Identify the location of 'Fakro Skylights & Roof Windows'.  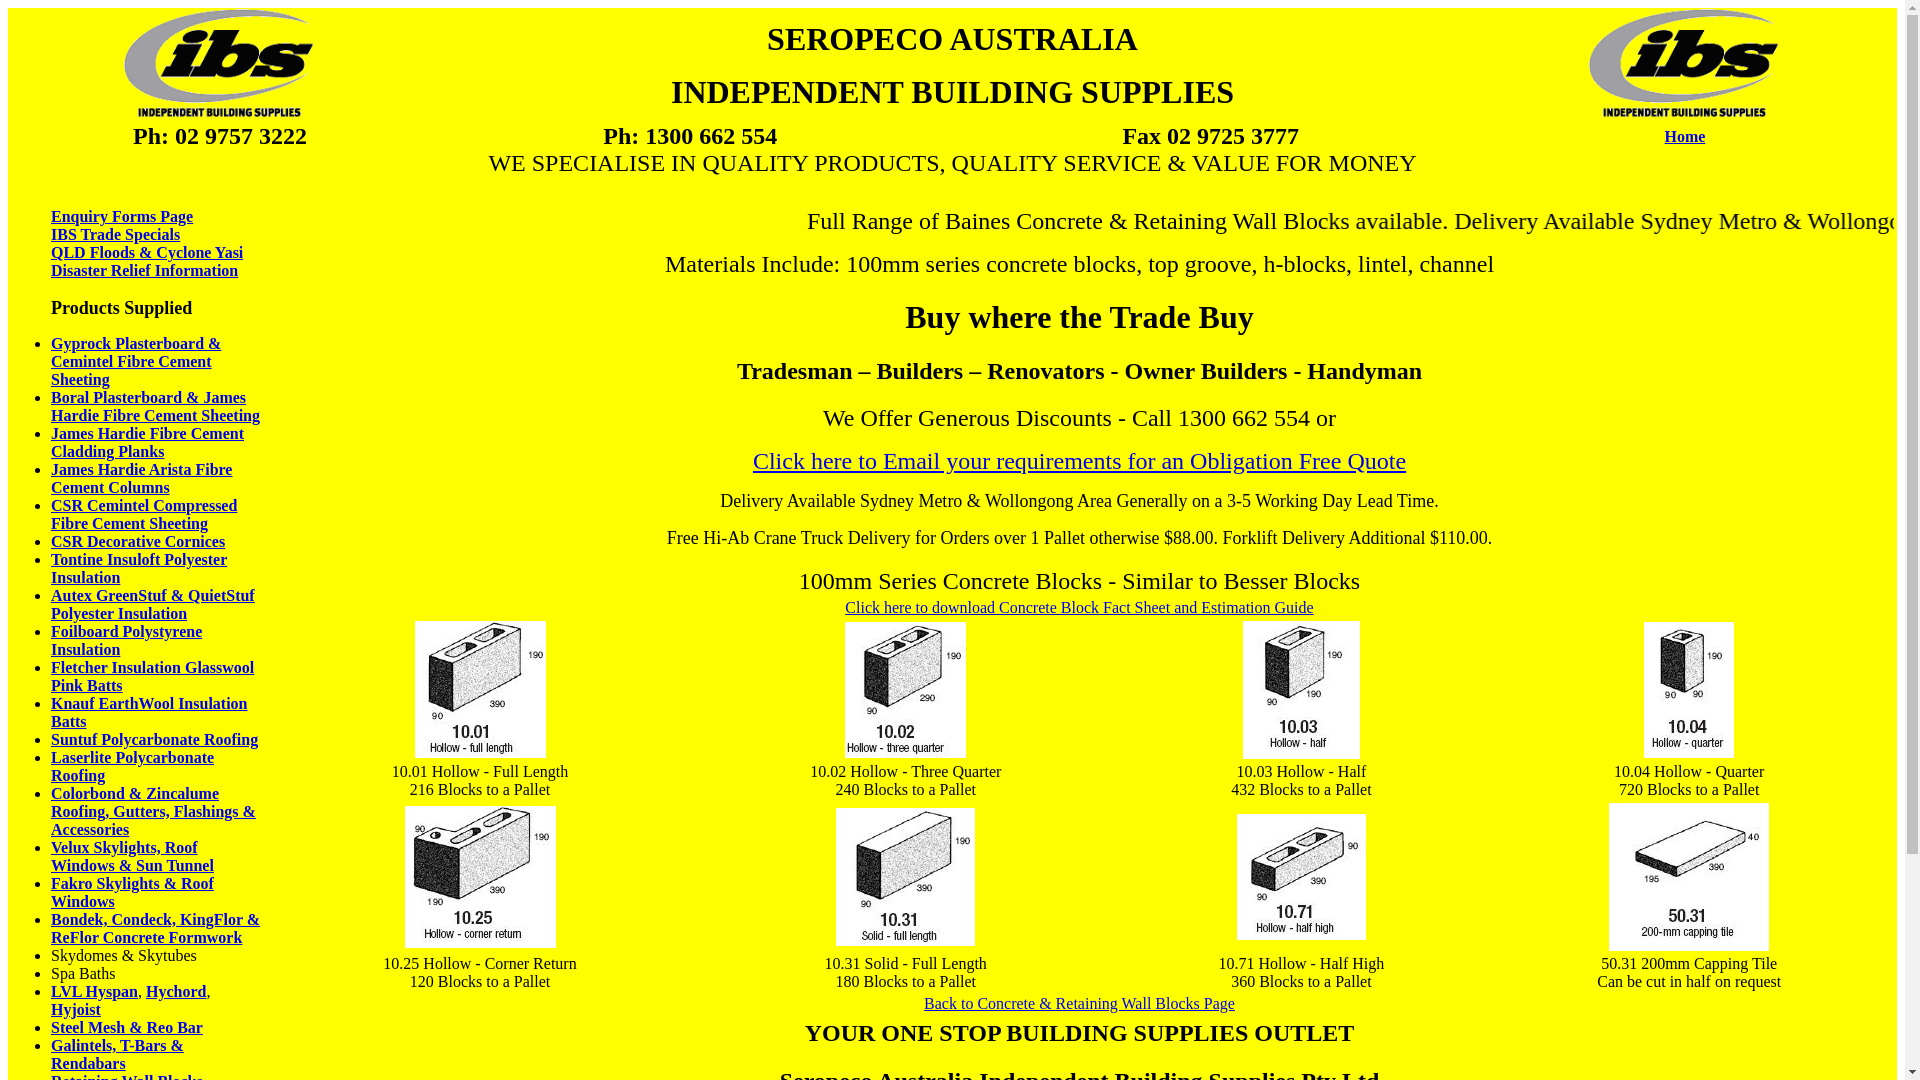
(131, 891).